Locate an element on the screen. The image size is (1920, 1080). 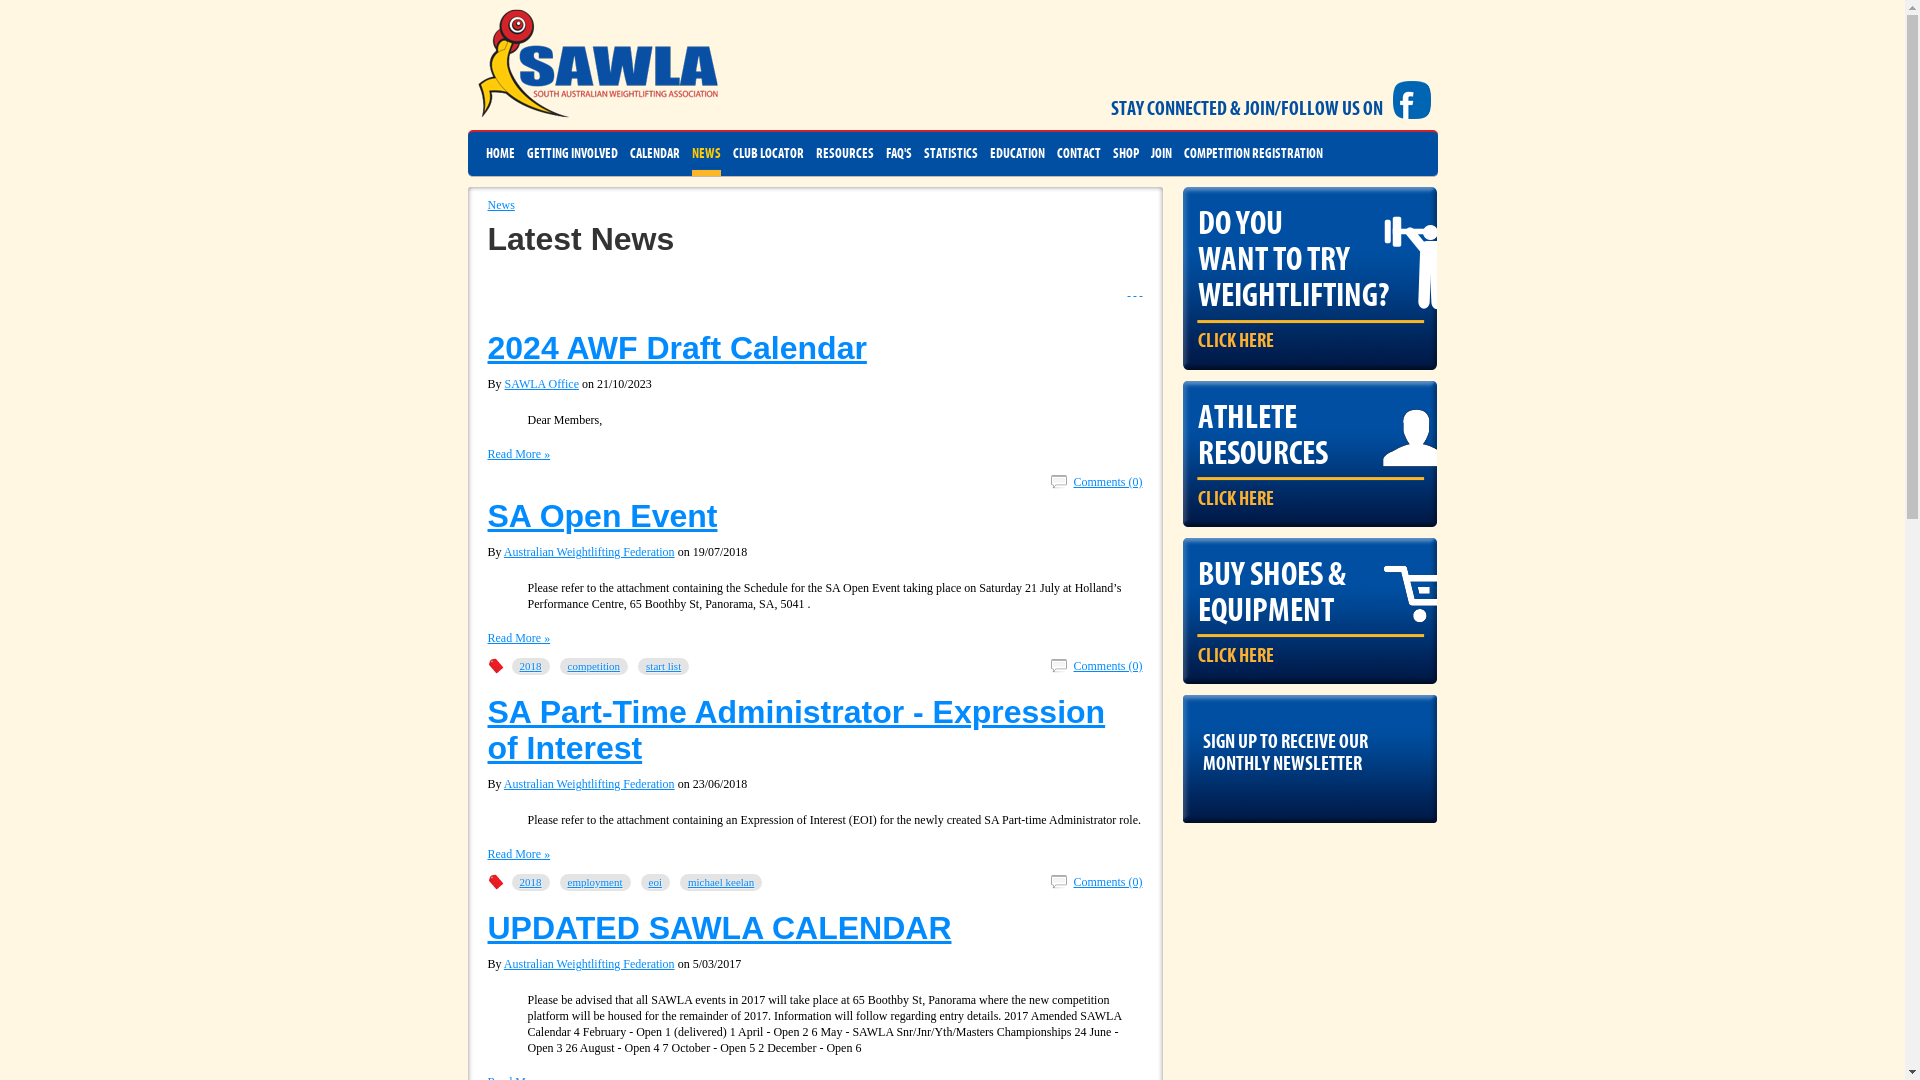
'EDUCATION' is located at coordinates (1017, 153).